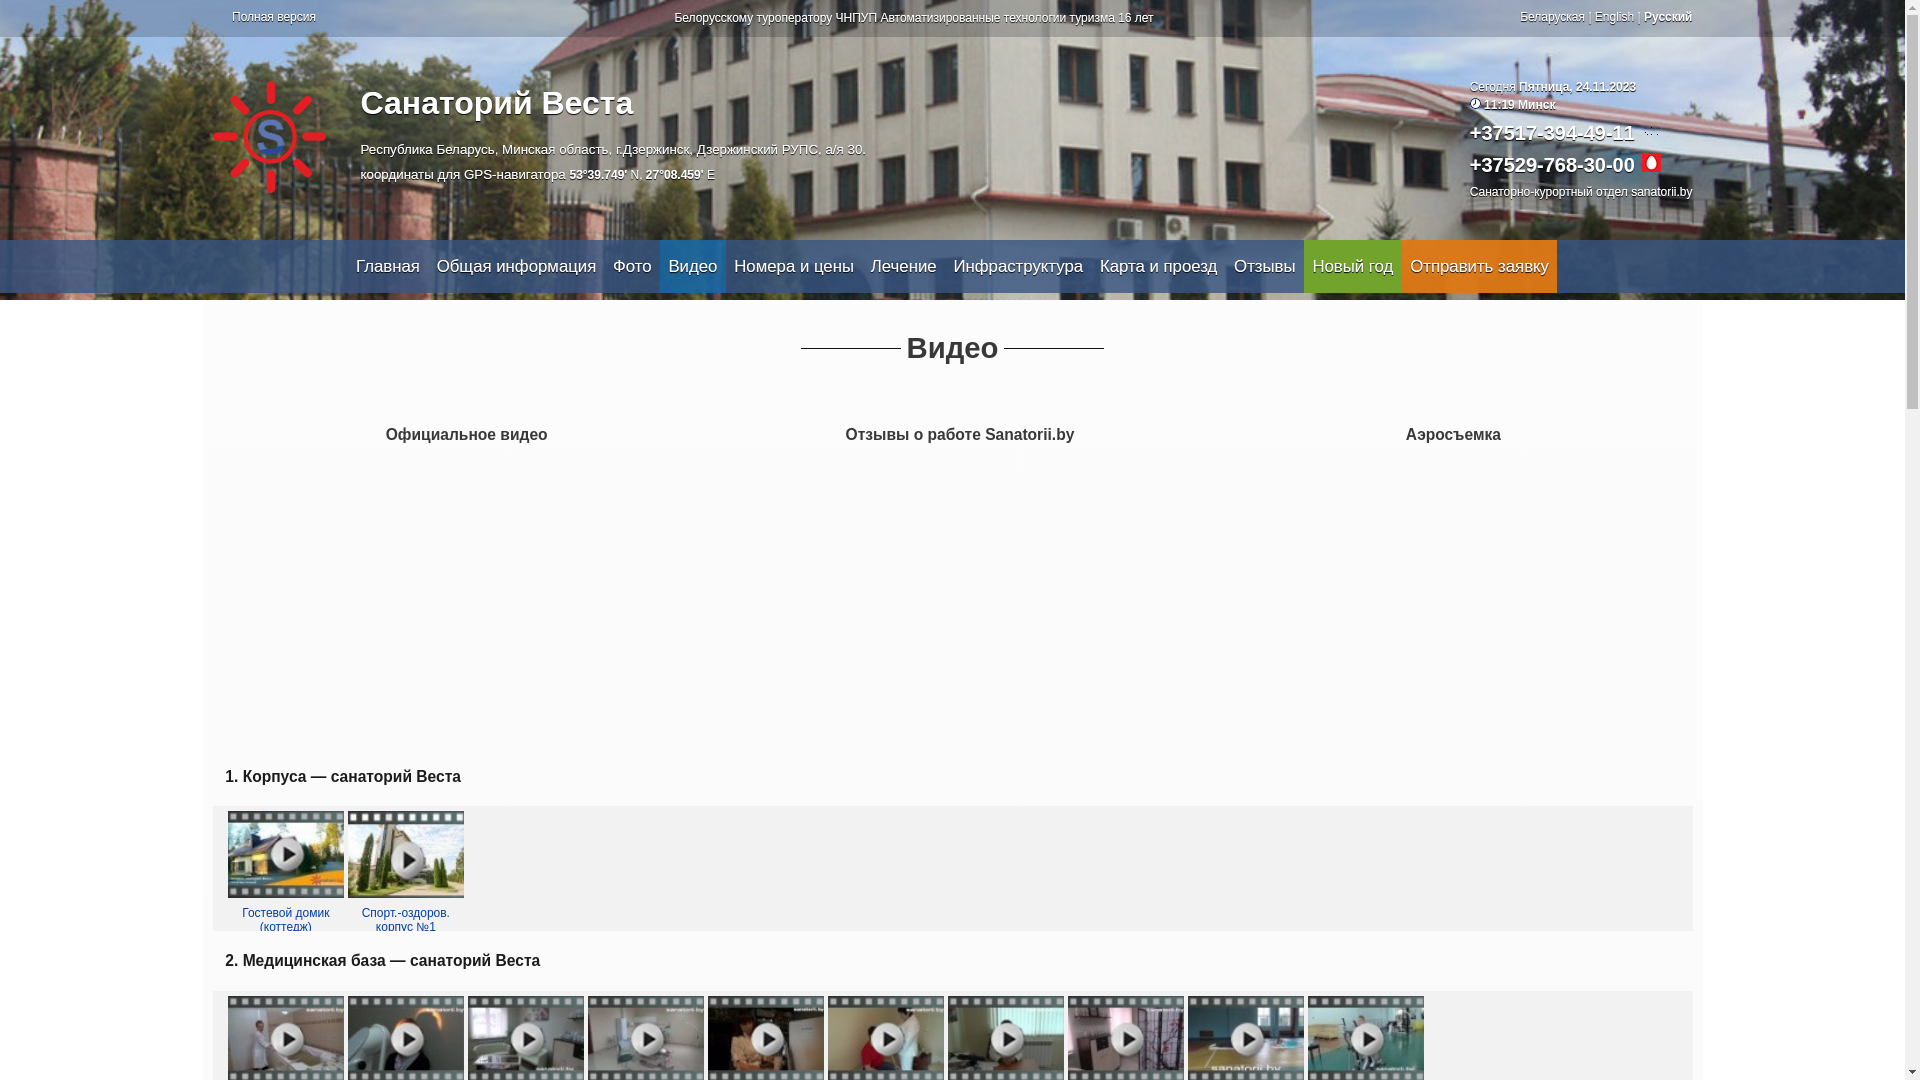  I want to click on '+37517-394-49-11', so click(1469, 132).